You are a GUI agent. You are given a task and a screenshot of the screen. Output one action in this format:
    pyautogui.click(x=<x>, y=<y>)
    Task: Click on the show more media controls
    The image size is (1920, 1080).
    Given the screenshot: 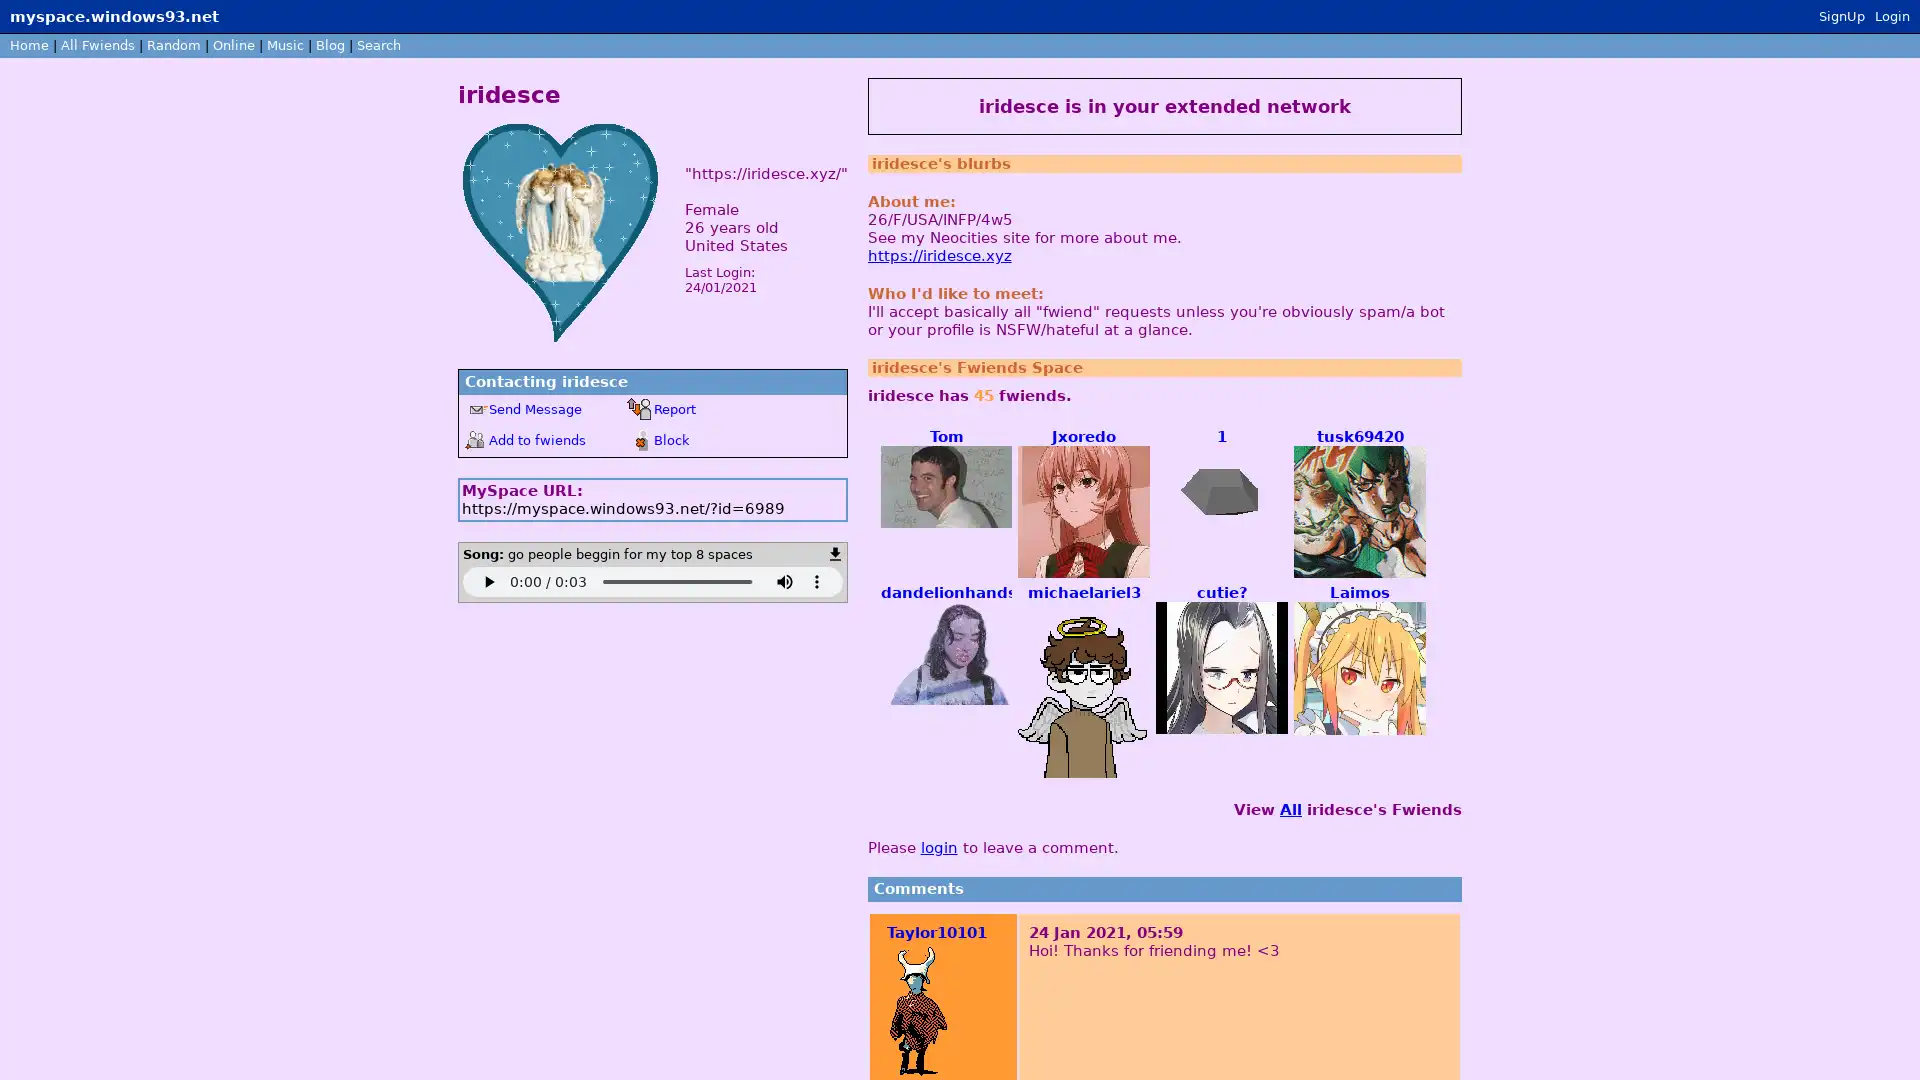 What is the action you would take?
    pyautogui.click(x=816, y=582)
    